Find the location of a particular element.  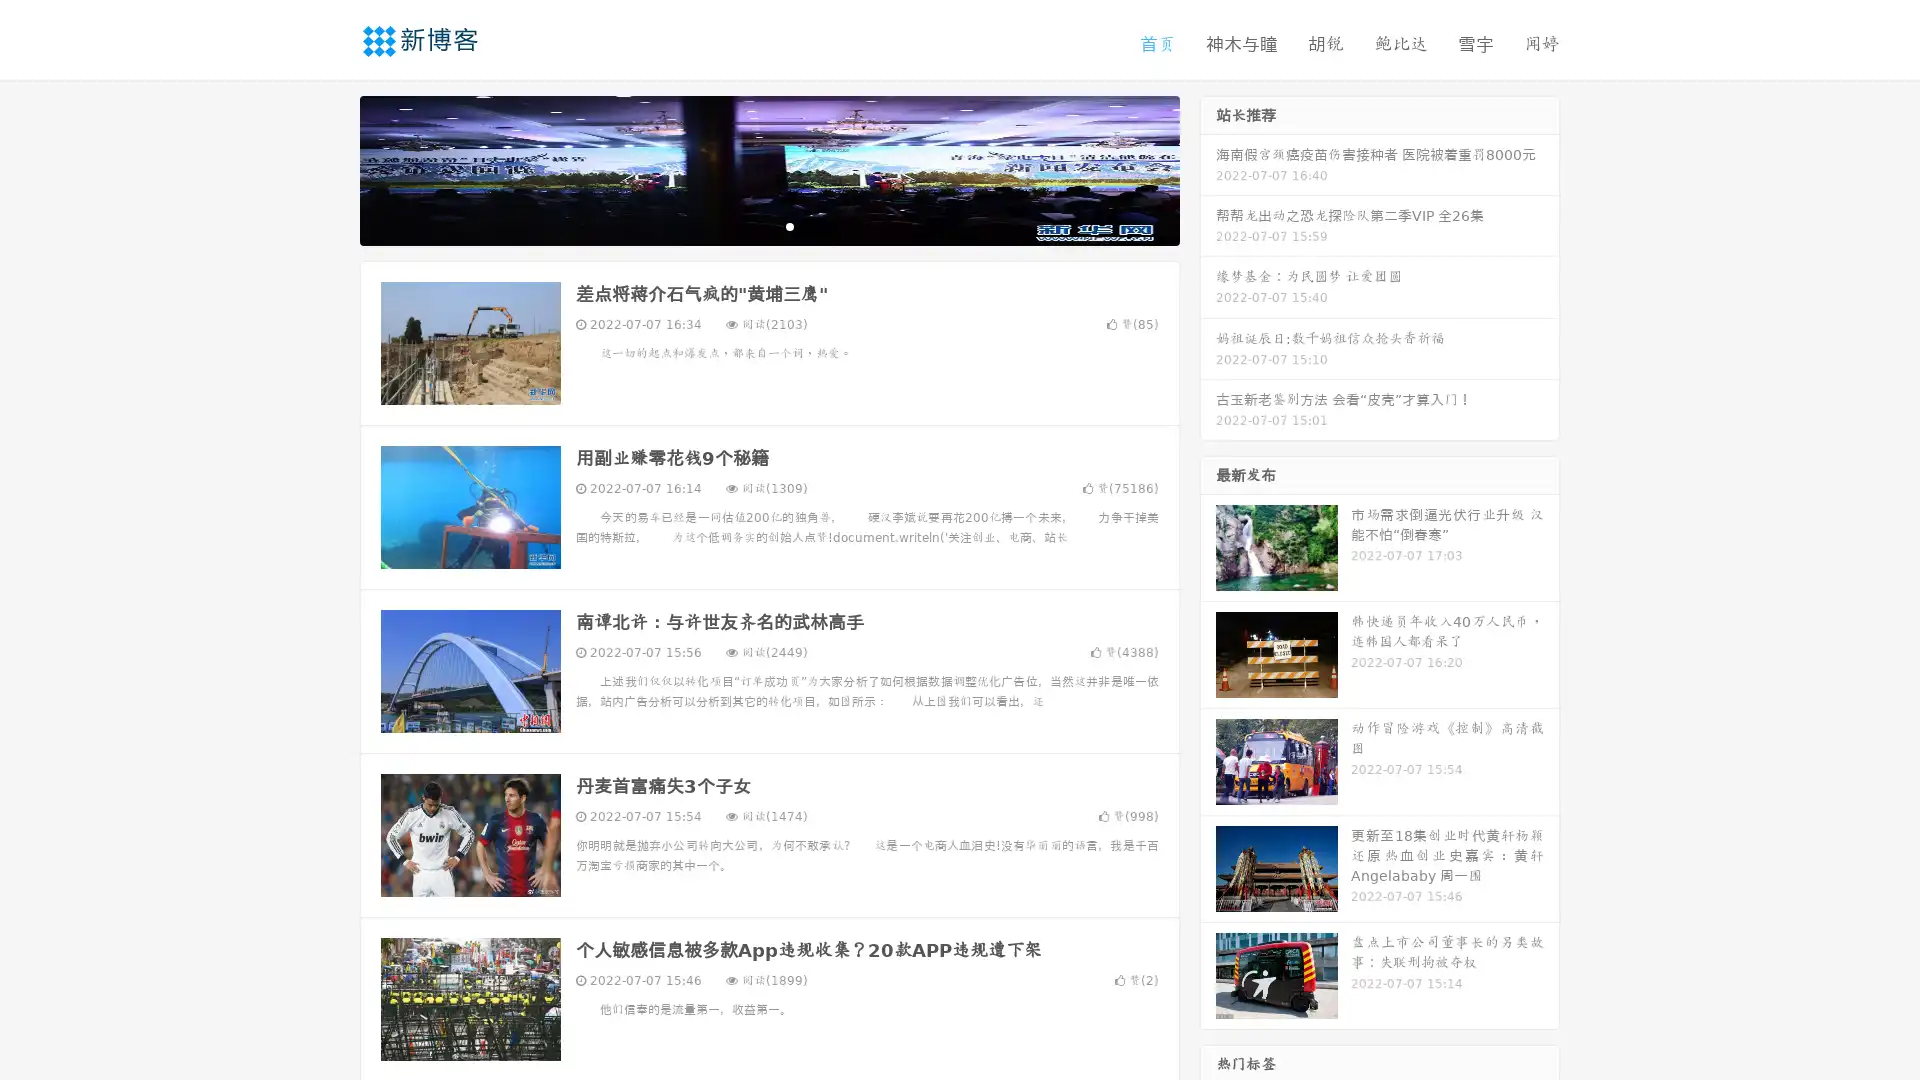

Go to slide 3 is located at coordinates (789, 225).